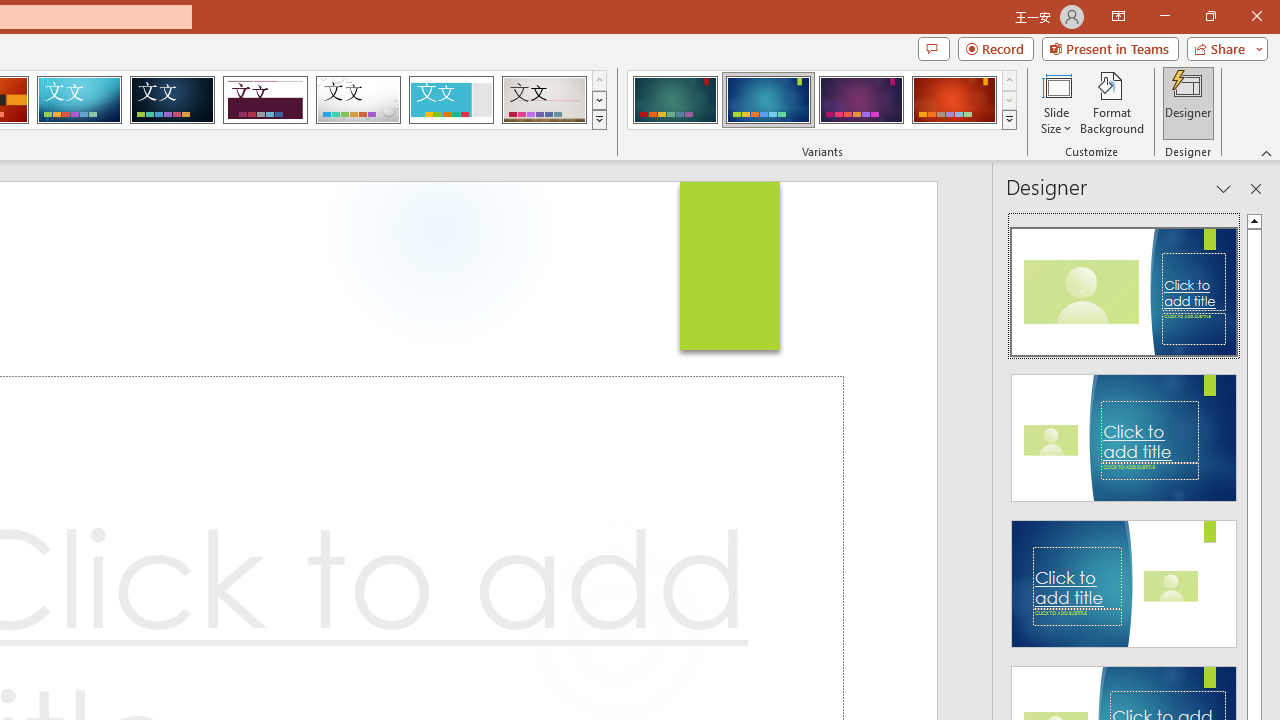 The height and width of the screenshot is (720, 1280). I want to click on 'AutomationID: ThemeVariantsGallery', so click(823, 100).